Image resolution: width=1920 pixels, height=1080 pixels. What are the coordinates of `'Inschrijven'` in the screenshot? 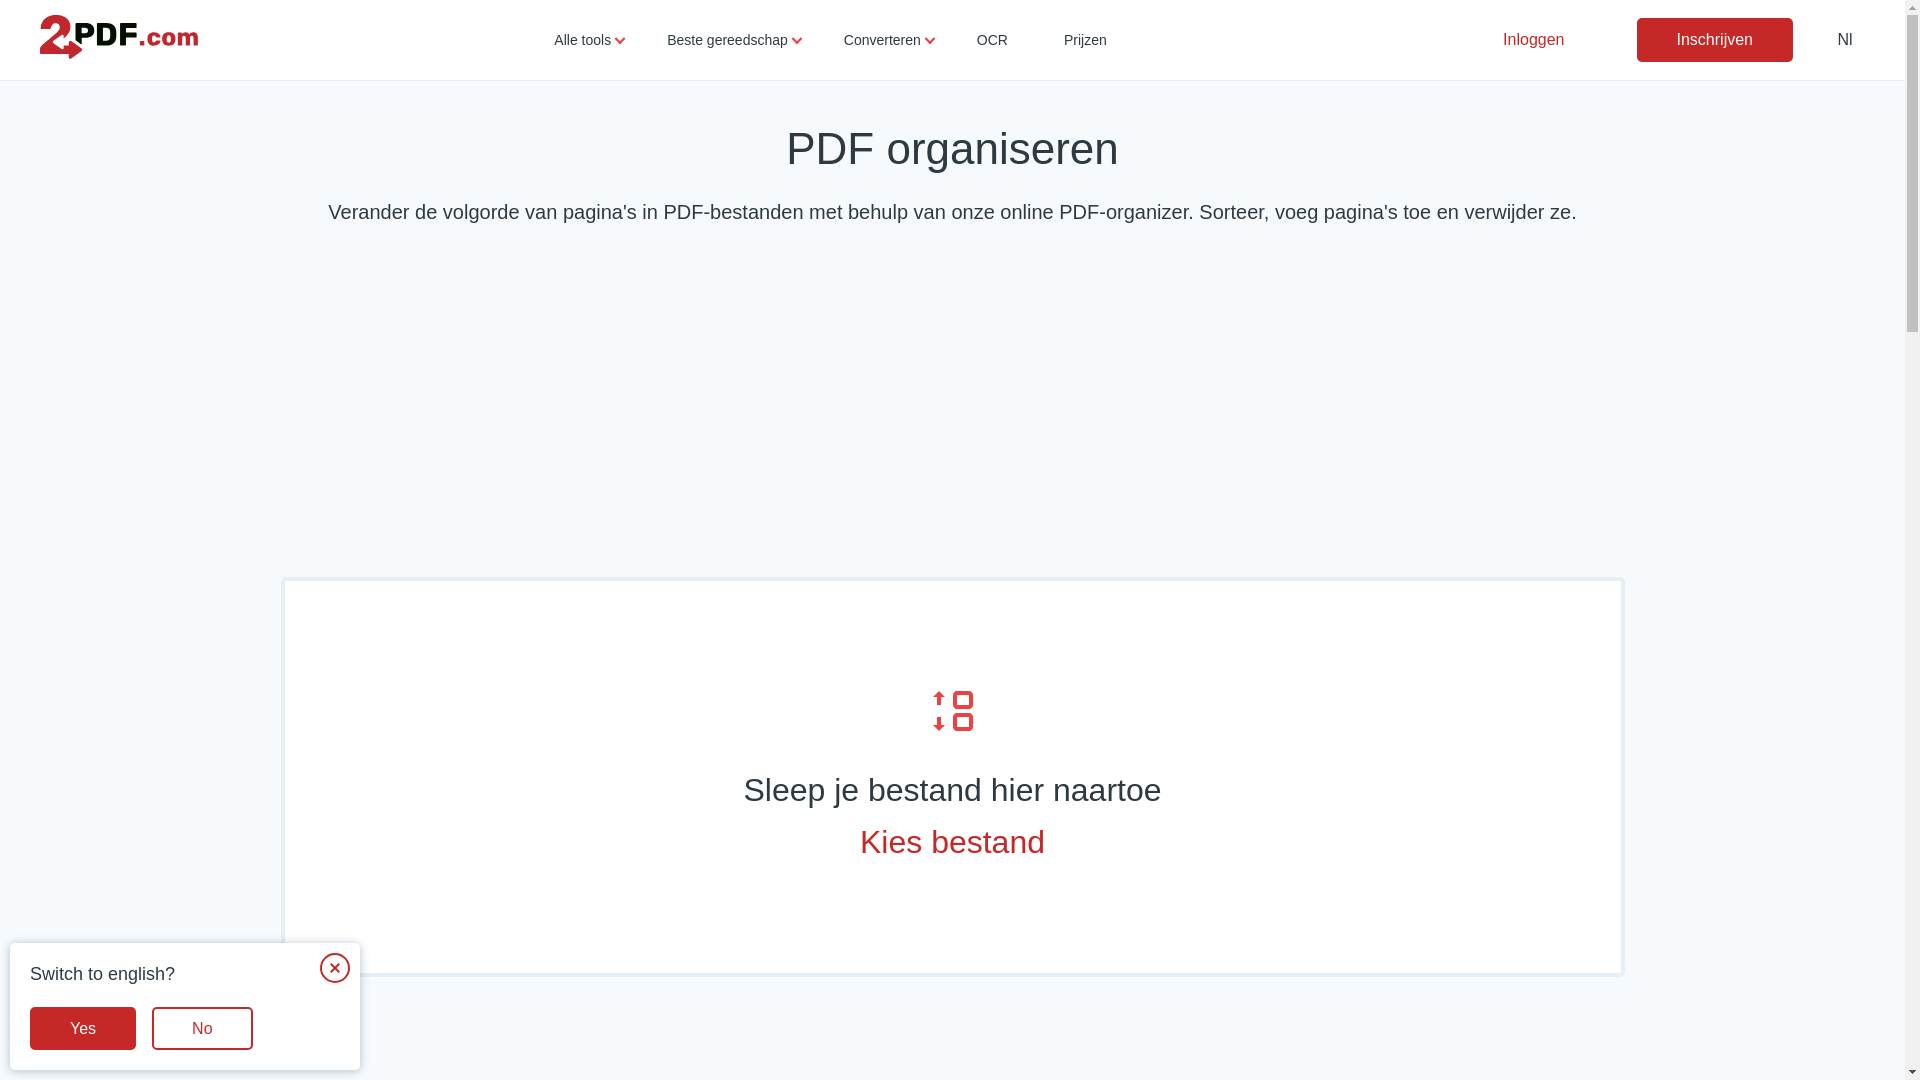 It's located at (1712, 39).